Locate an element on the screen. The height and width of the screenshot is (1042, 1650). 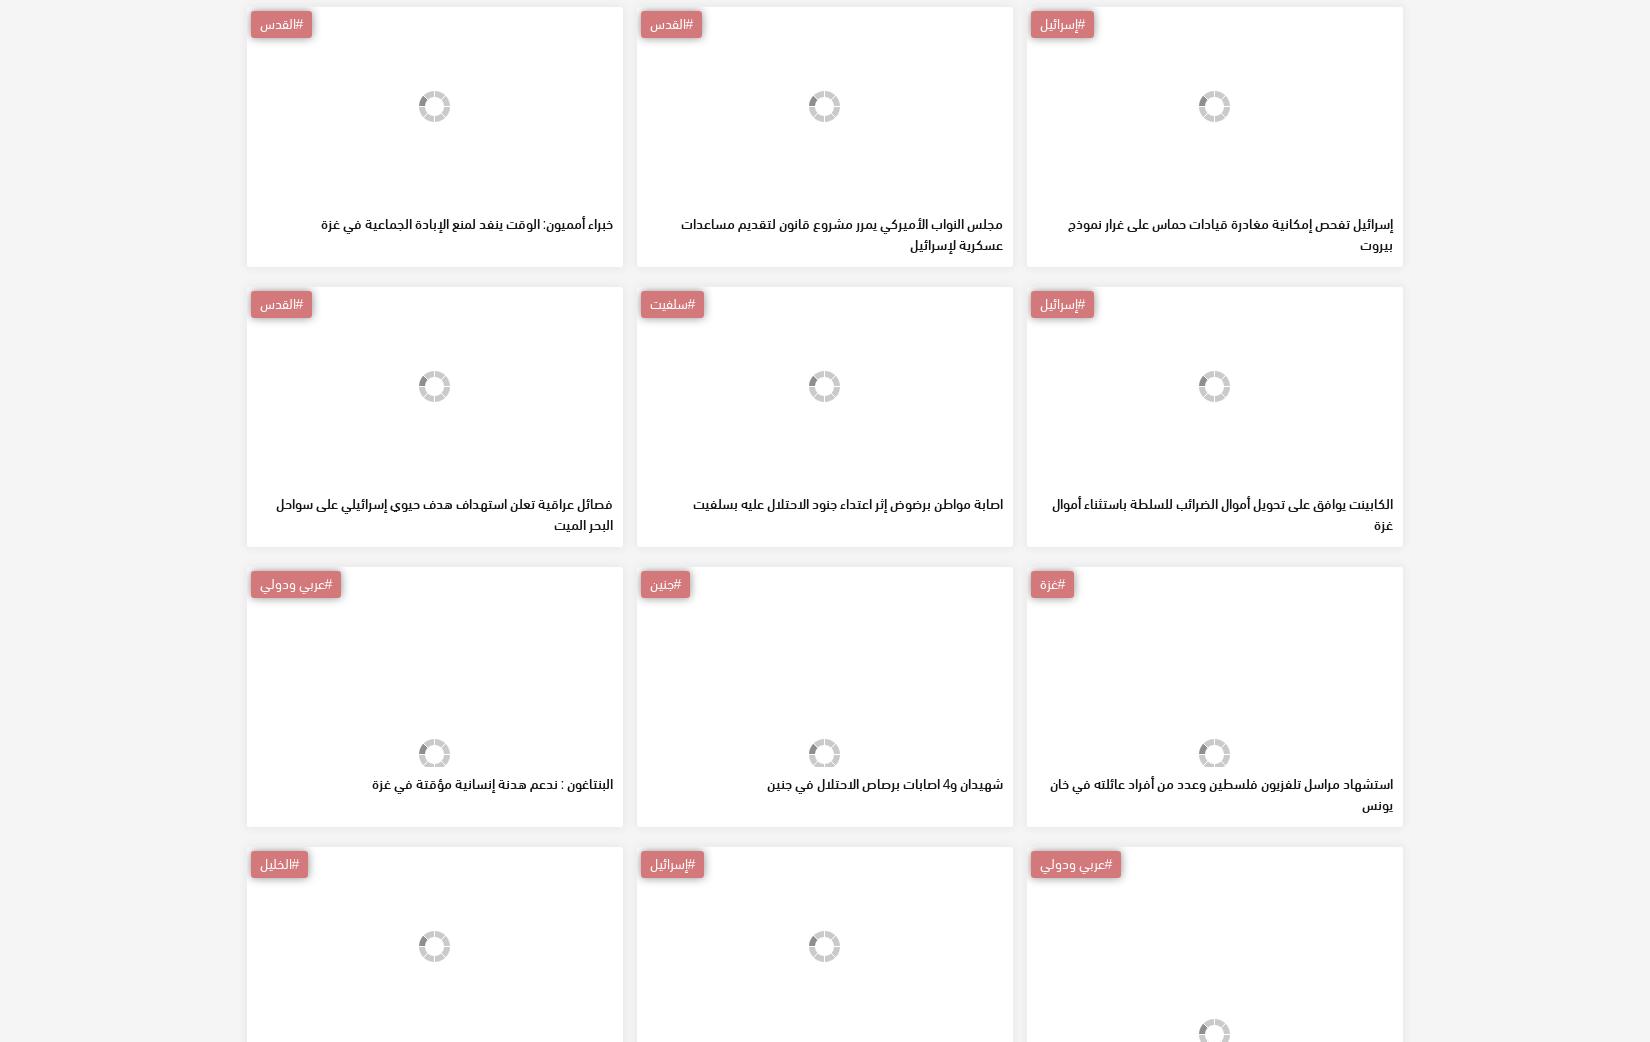
'البنتاغون : ندعم هدنة إنسانية مؤقتة في غزة' is located at coordinates (491, 926).